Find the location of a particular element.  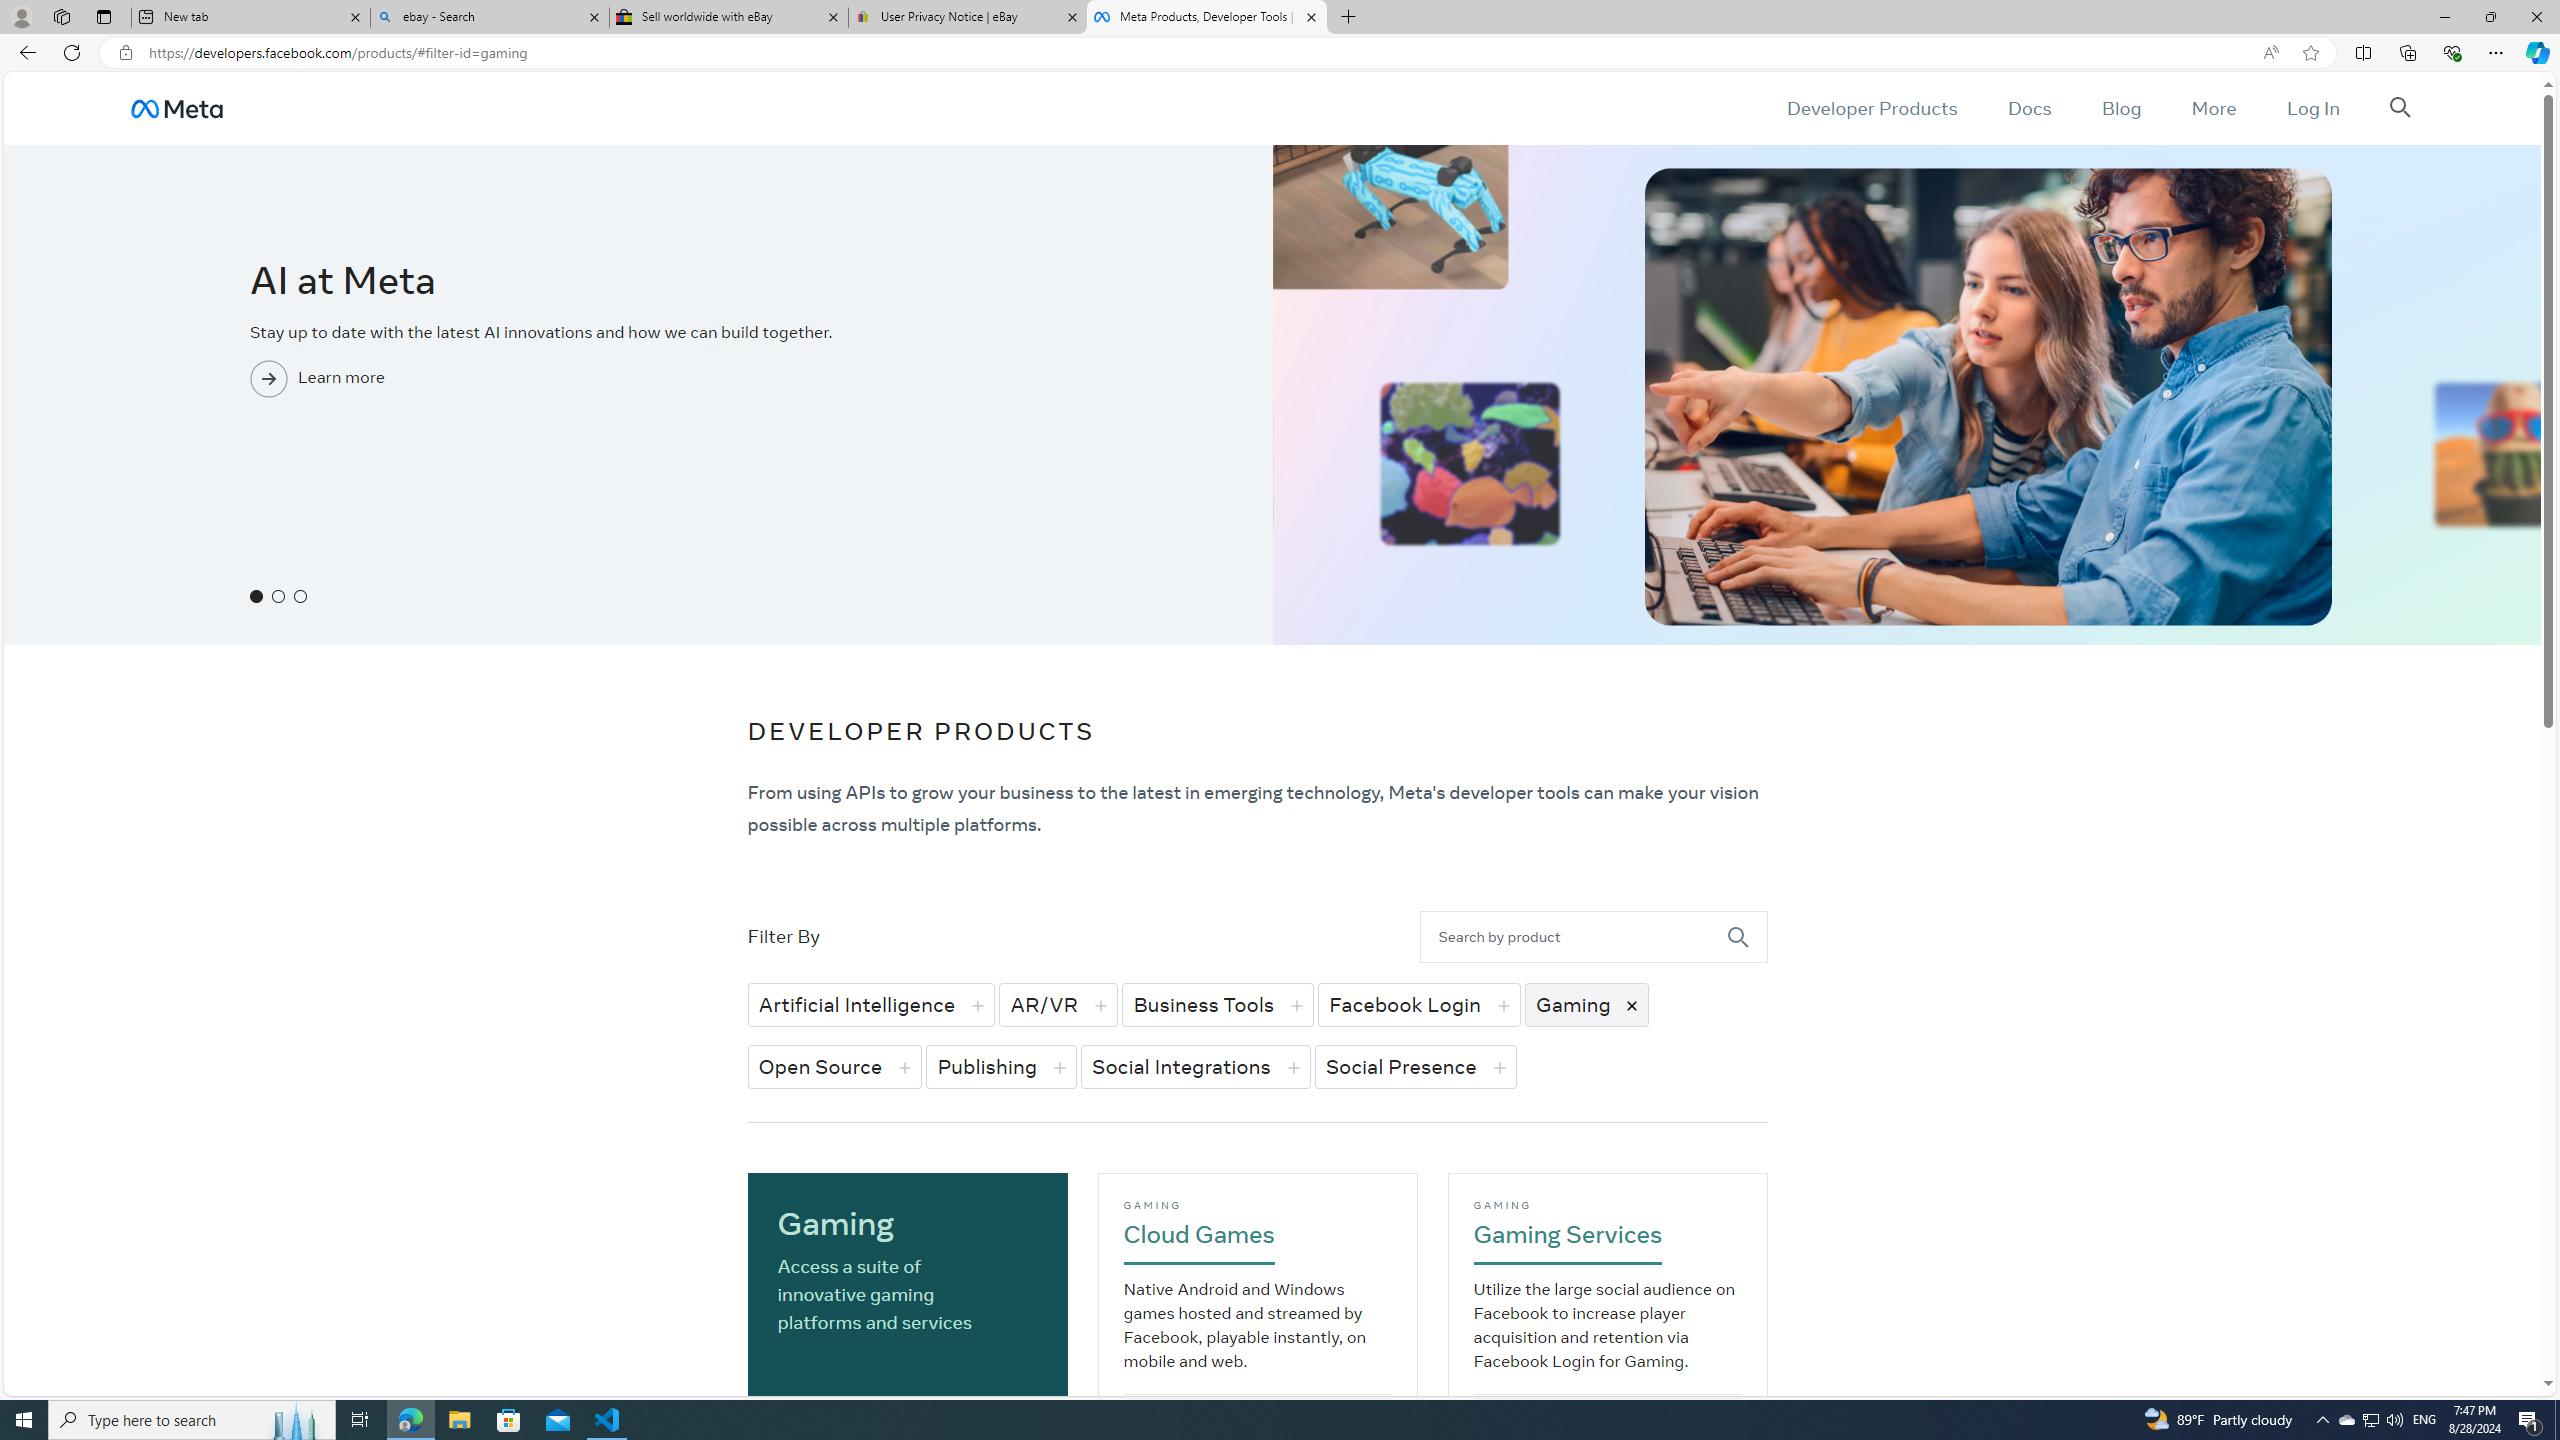

'More' is located at coordinates (2213, 107).